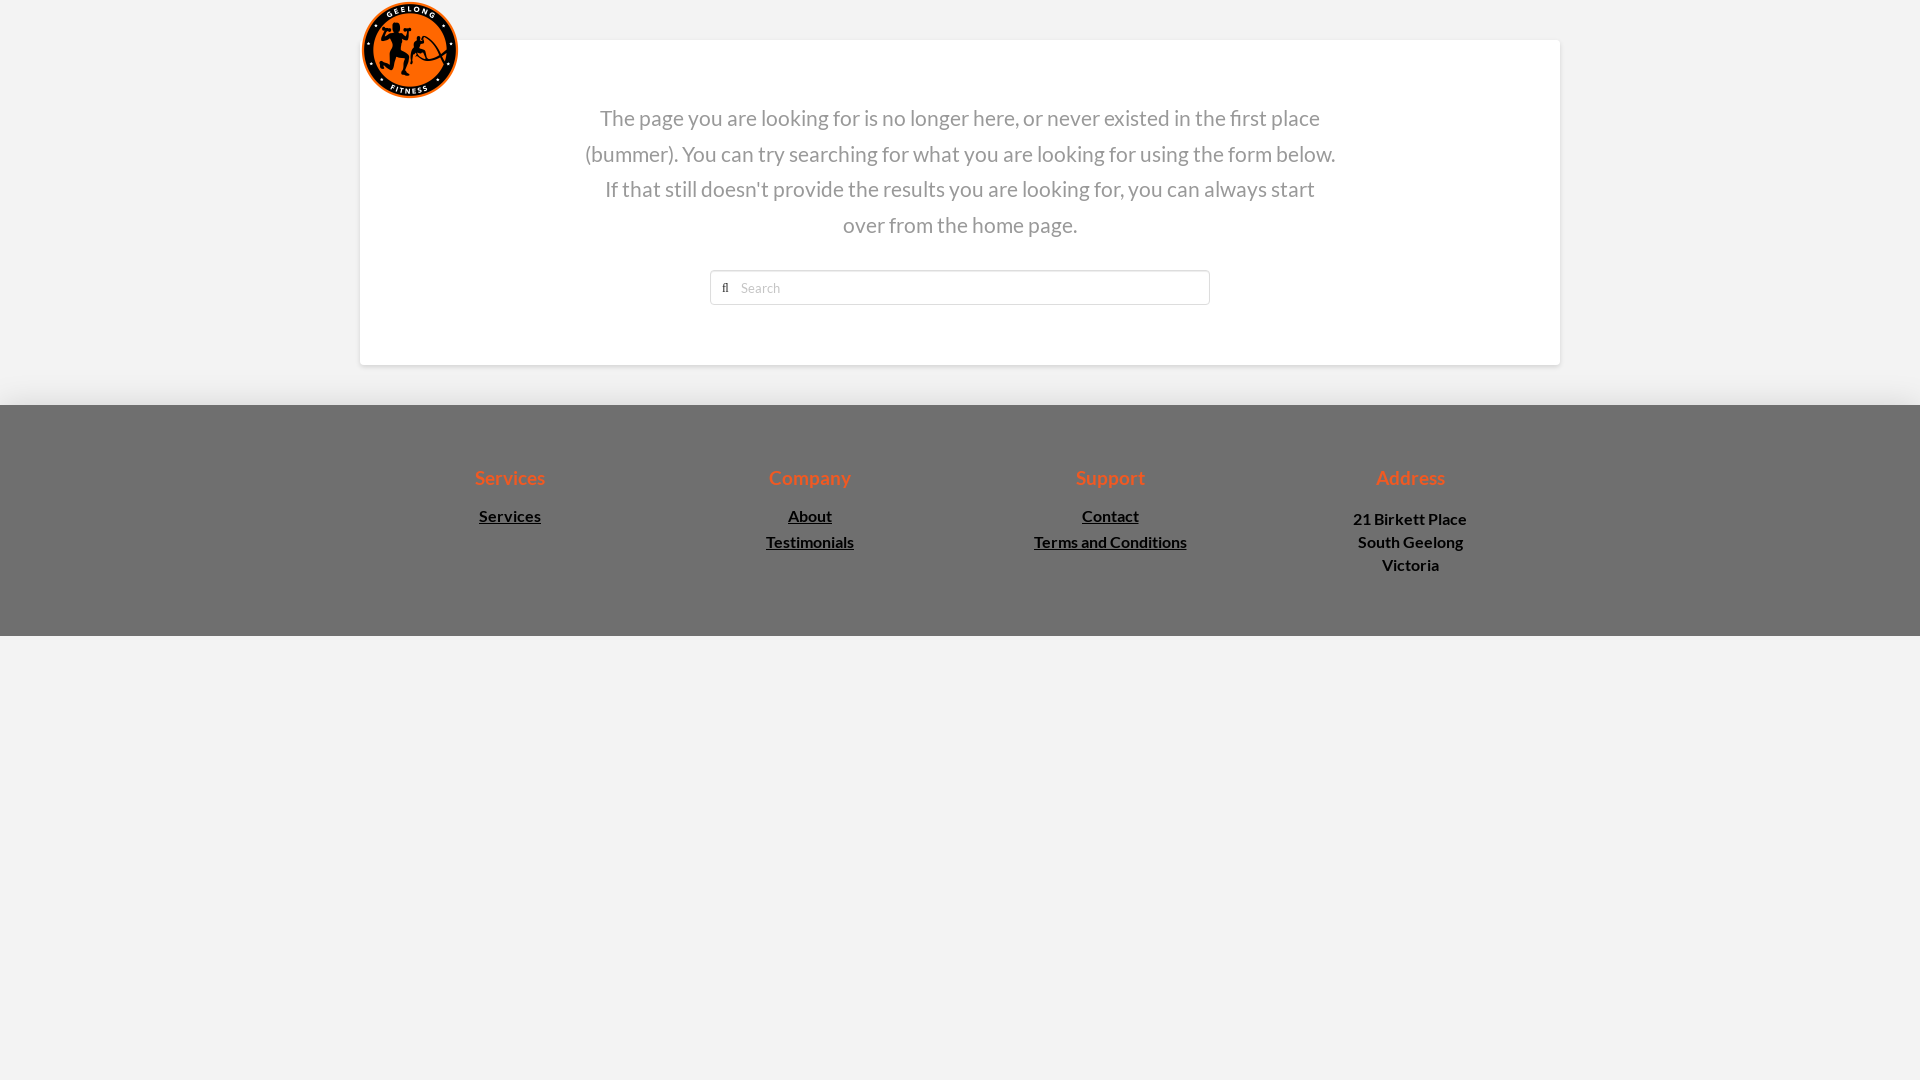 The height and width of the screenshot is (1080, 1920). Describe the element at coordinates (1044, 49) in the screenshot. I see `'TIMETABLE'` at that location.